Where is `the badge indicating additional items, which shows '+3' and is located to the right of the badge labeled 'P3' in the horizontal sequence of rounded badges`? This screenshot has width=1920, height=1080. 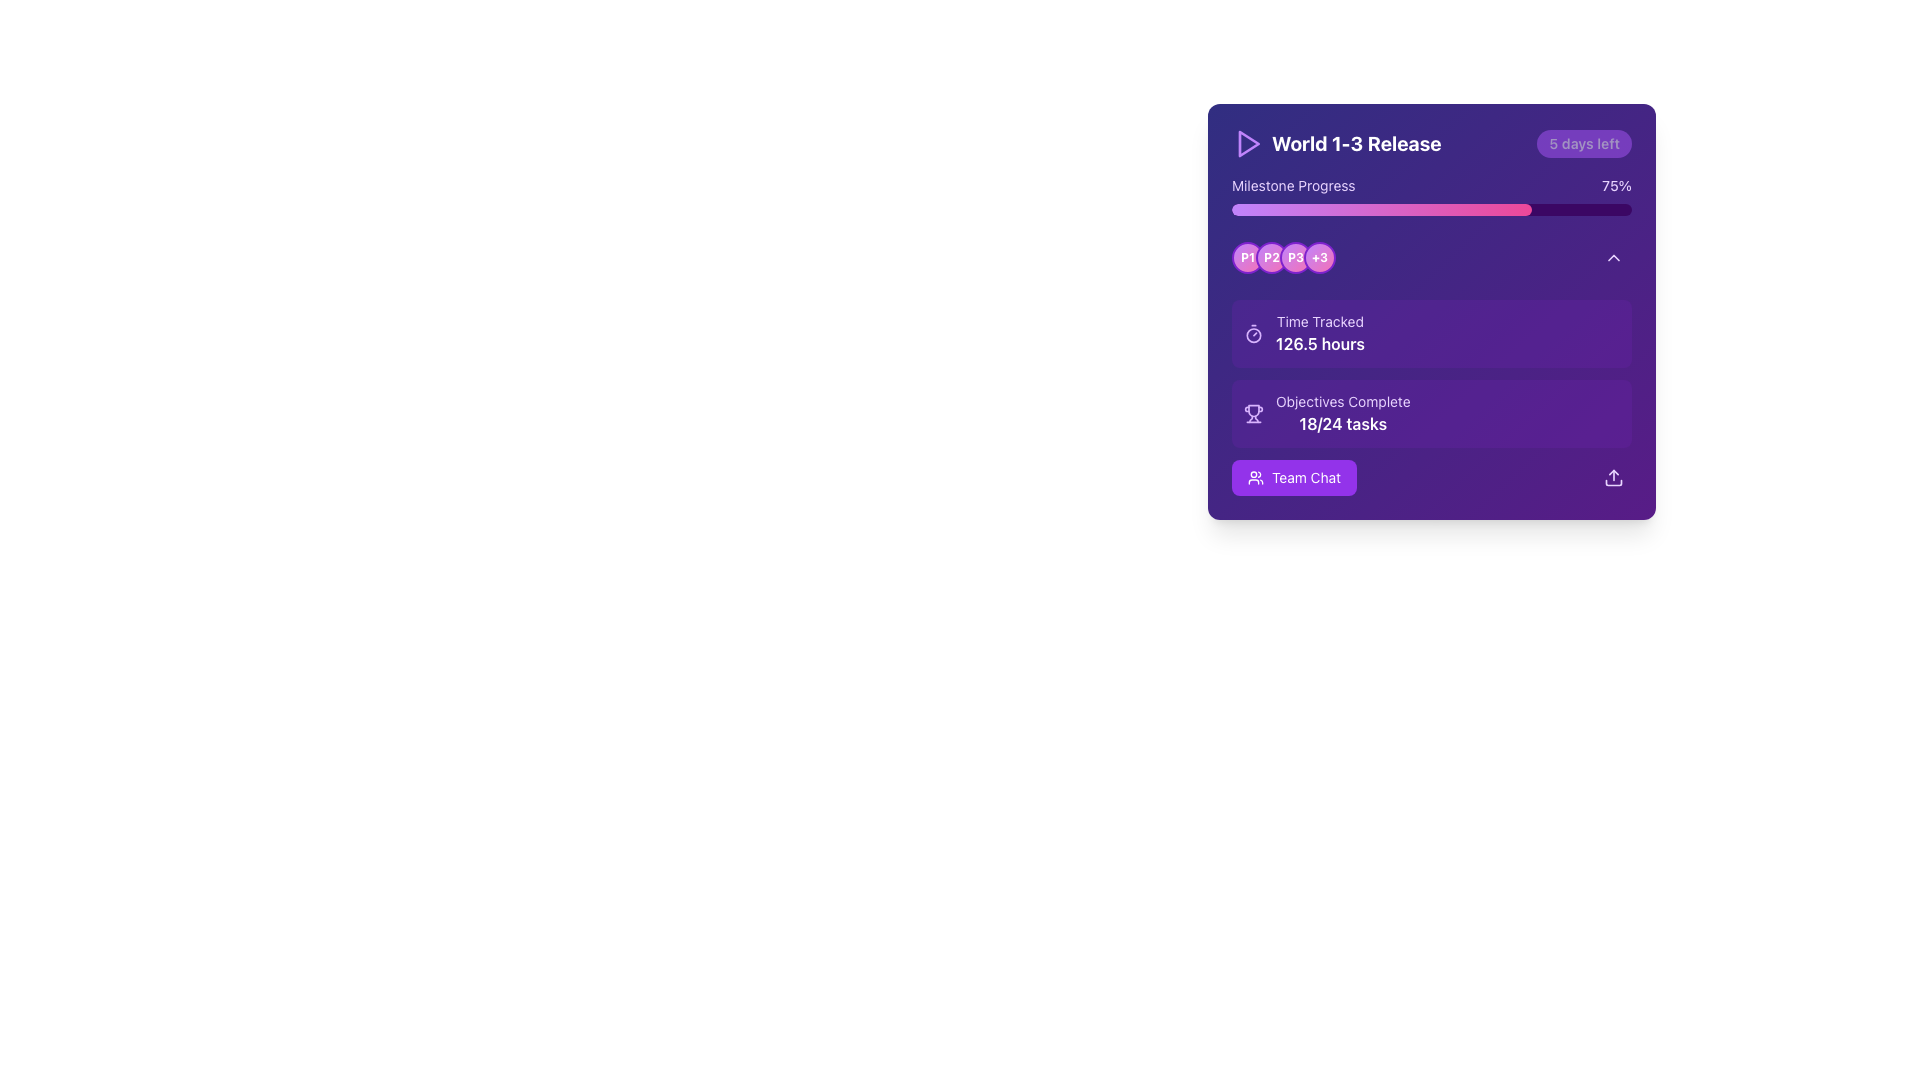 the badge indicating additional items, which shows '+3' and is located to the right of the badge labeled 'P3' in the horizontal sequence of rounded badges is located at coordinates (1320, 257).